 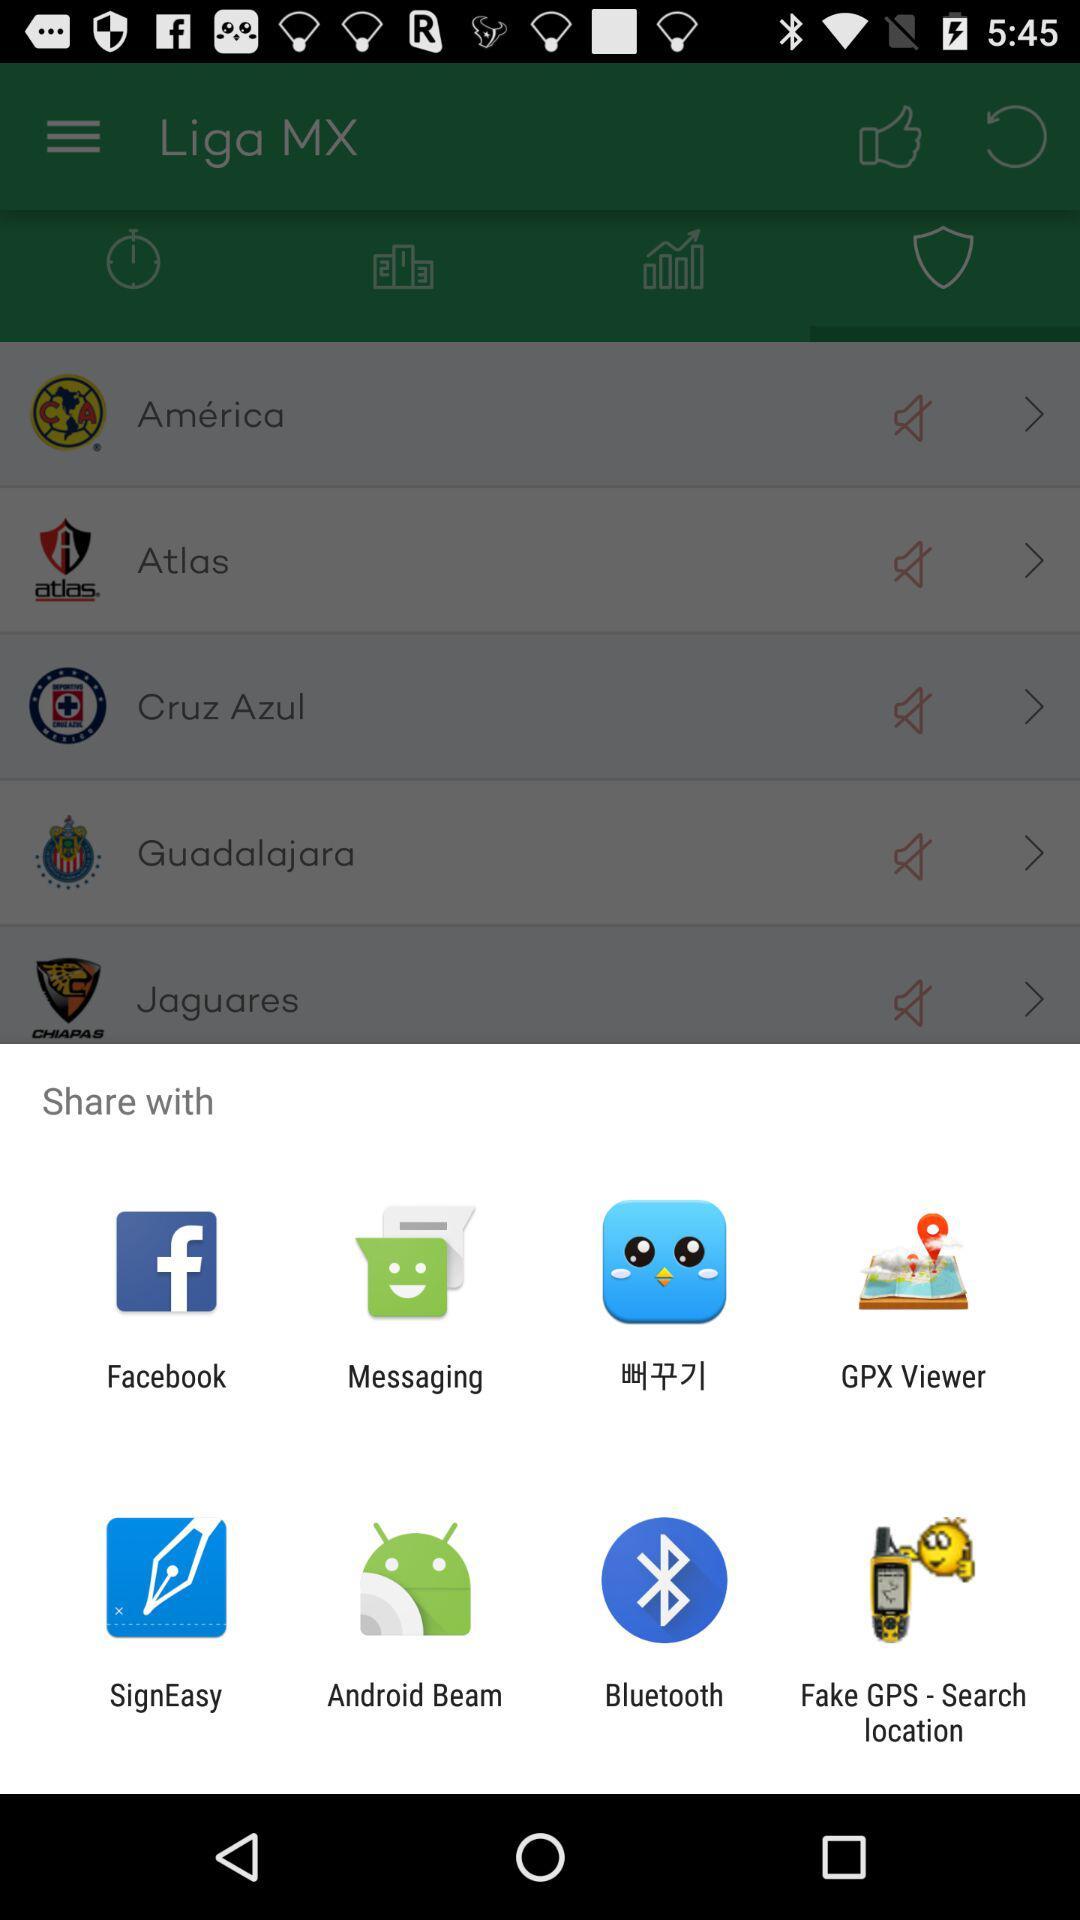 I want to click on icon to the left of messaging icon, so click(x=165, y=1392).